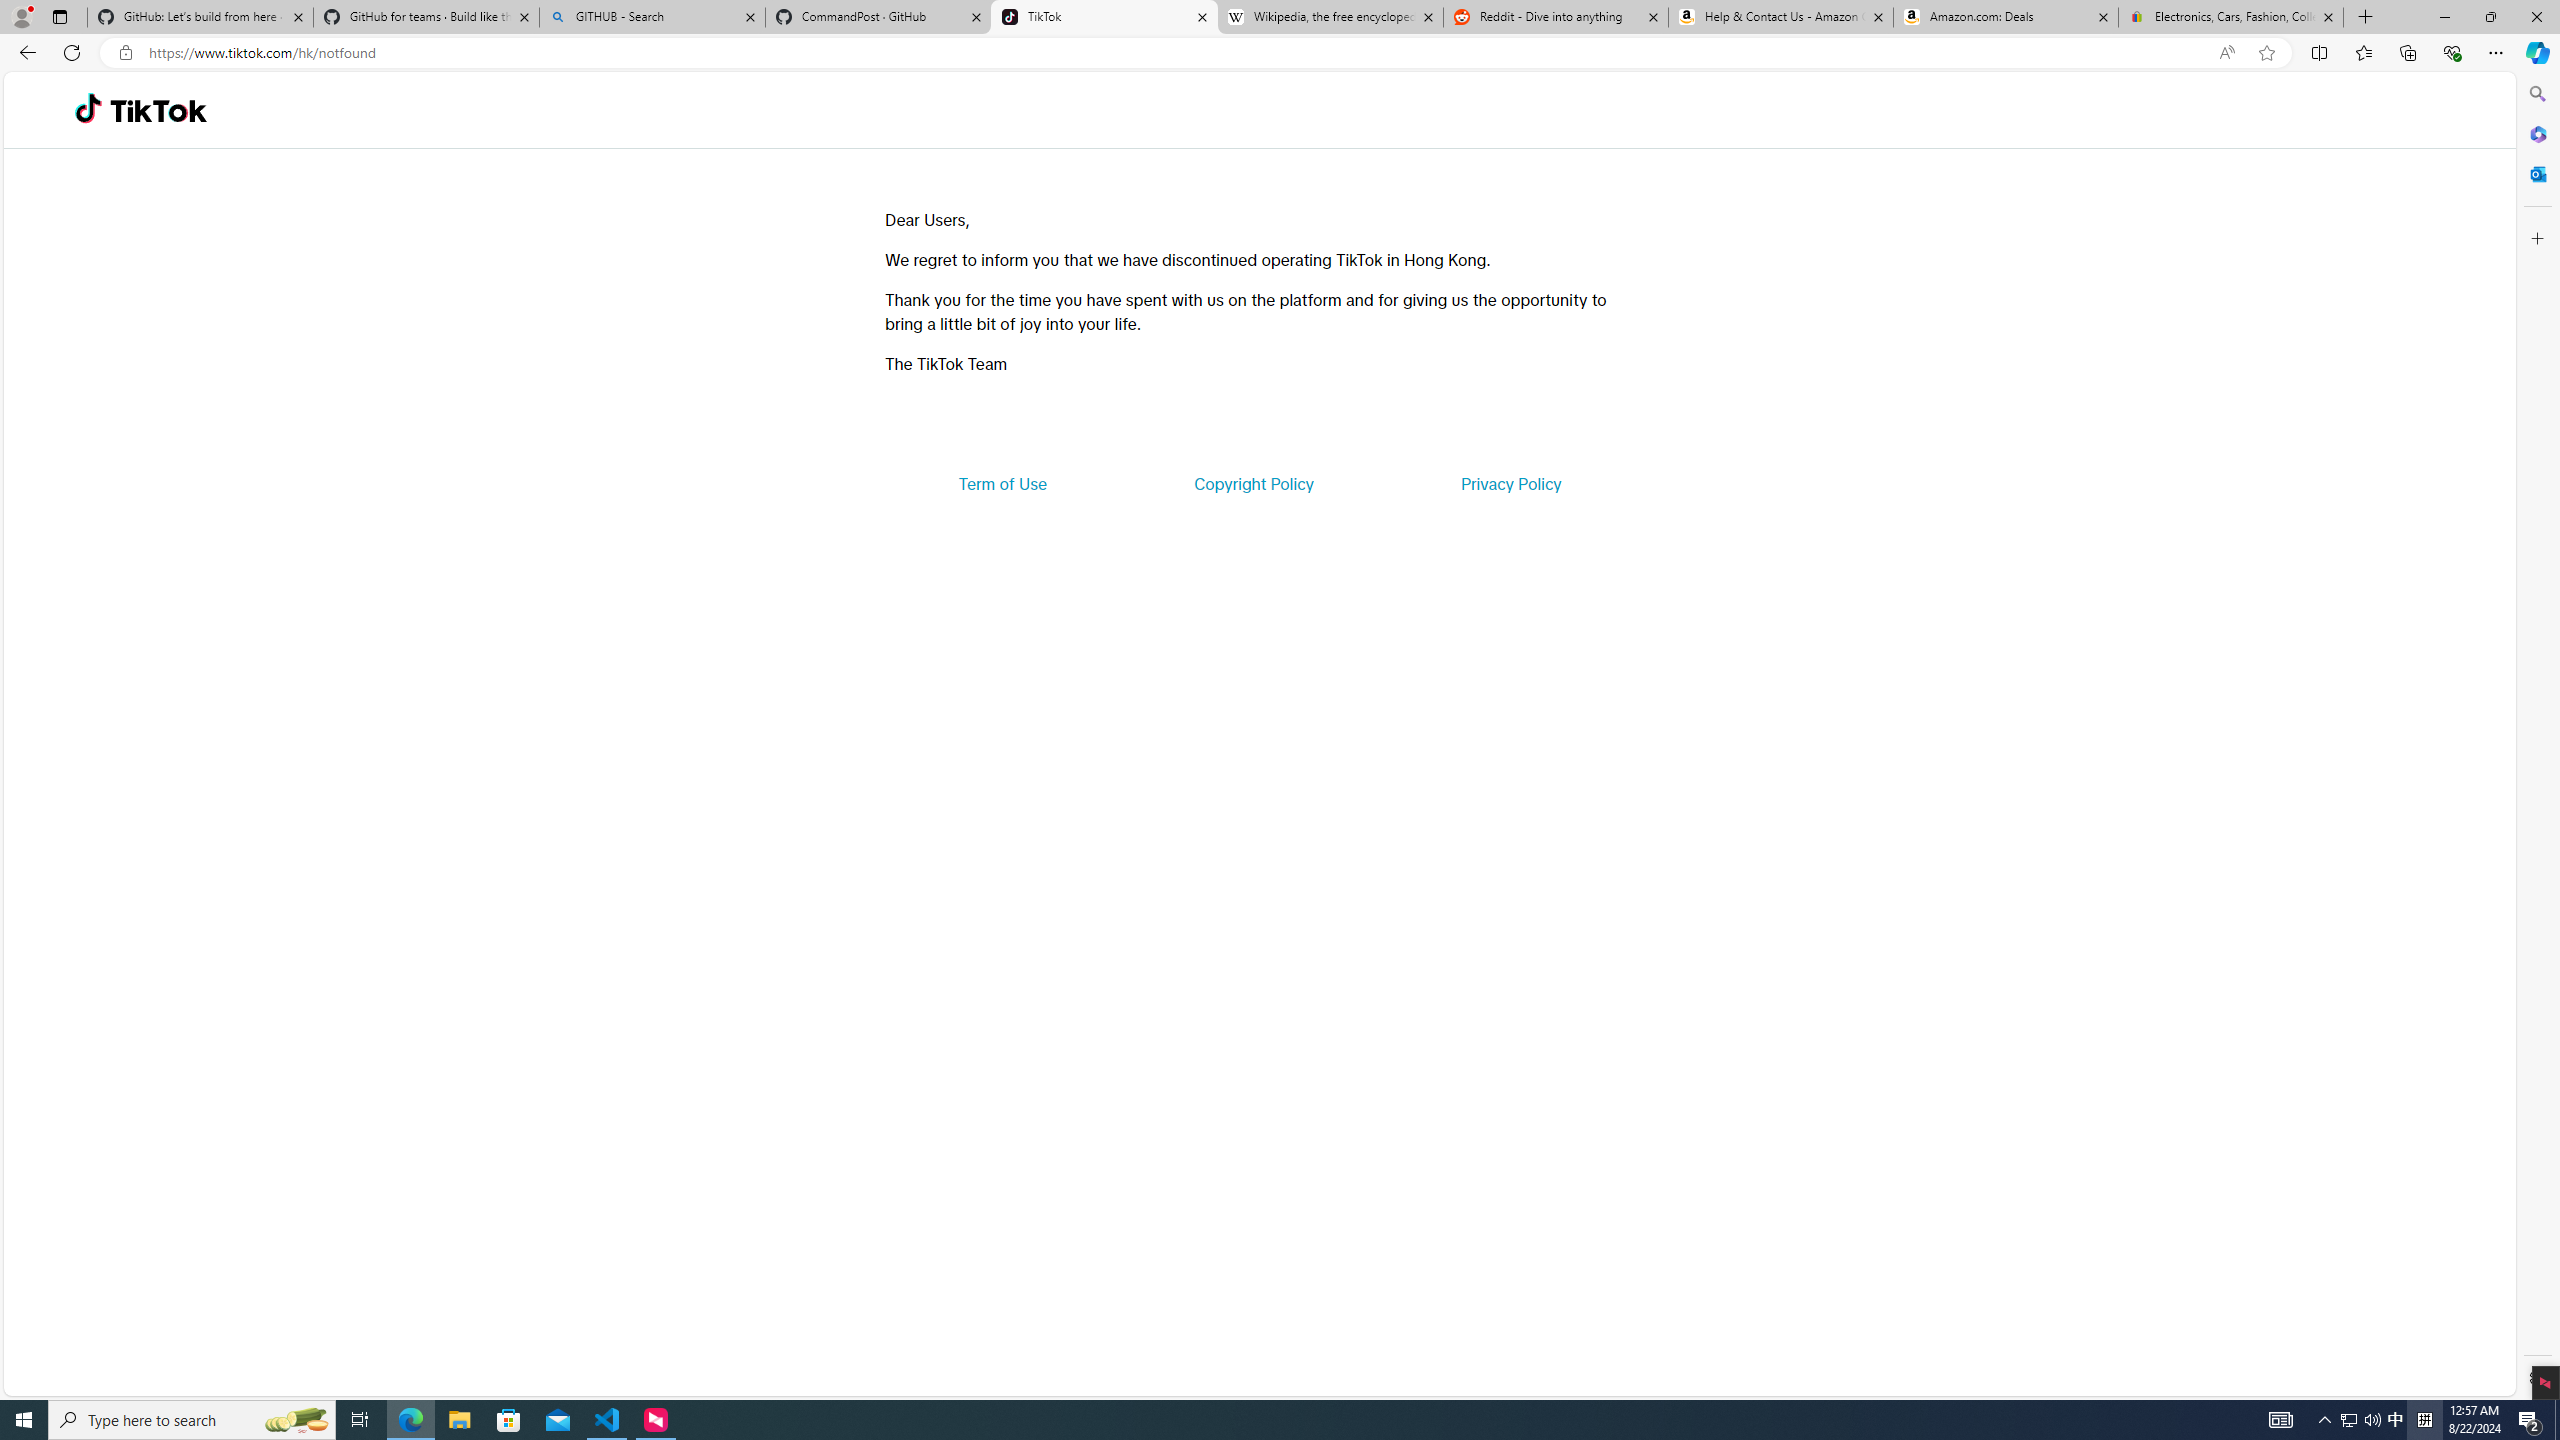 Image resolution: width=2560 pixels, height=1440 pixels. What do you see at coordinates (1328, 16) in the screenshot?
I see `'Wikipedia, the free encyclopedia'` at bounding box center [1328, 16].